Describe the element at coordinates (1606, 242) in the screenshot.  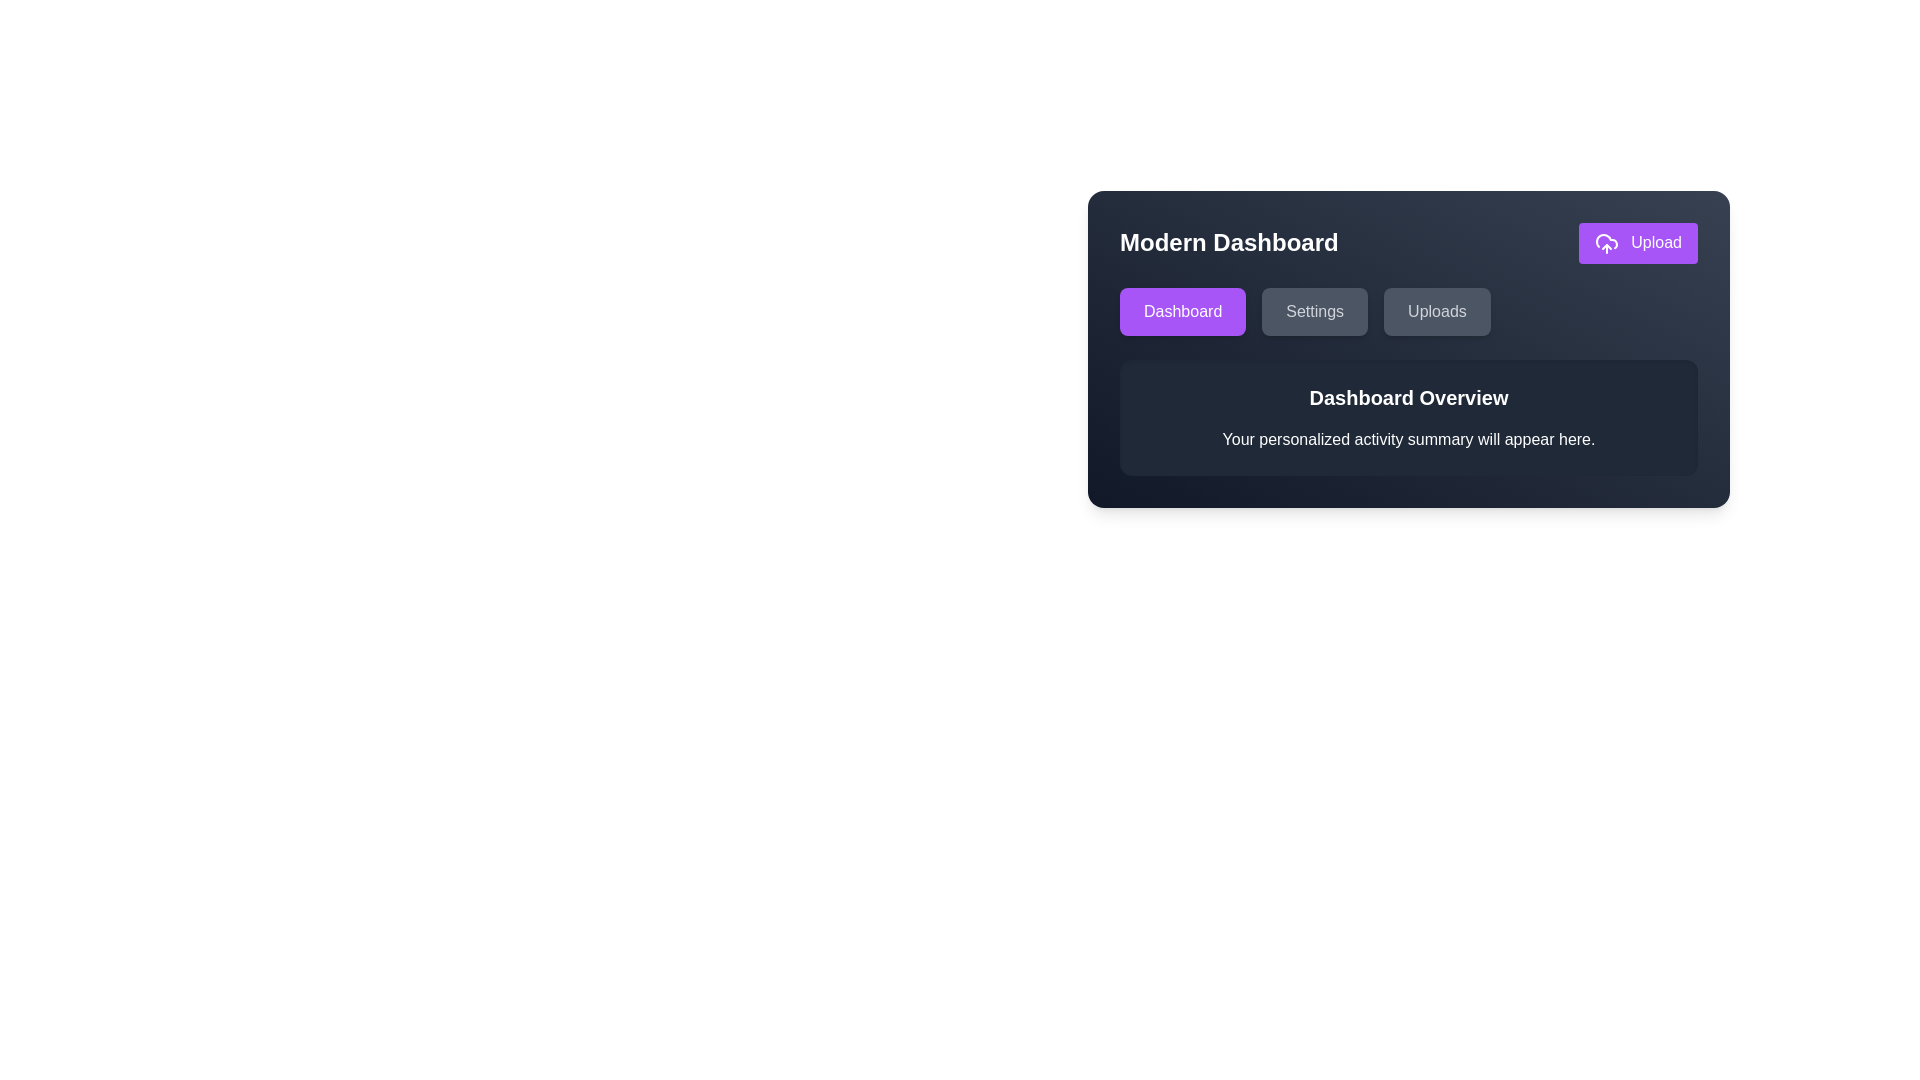
I see `the cloud icon located on the left side of the purple 'Upload' button within the 'Modern Dashboard' card` at that location.